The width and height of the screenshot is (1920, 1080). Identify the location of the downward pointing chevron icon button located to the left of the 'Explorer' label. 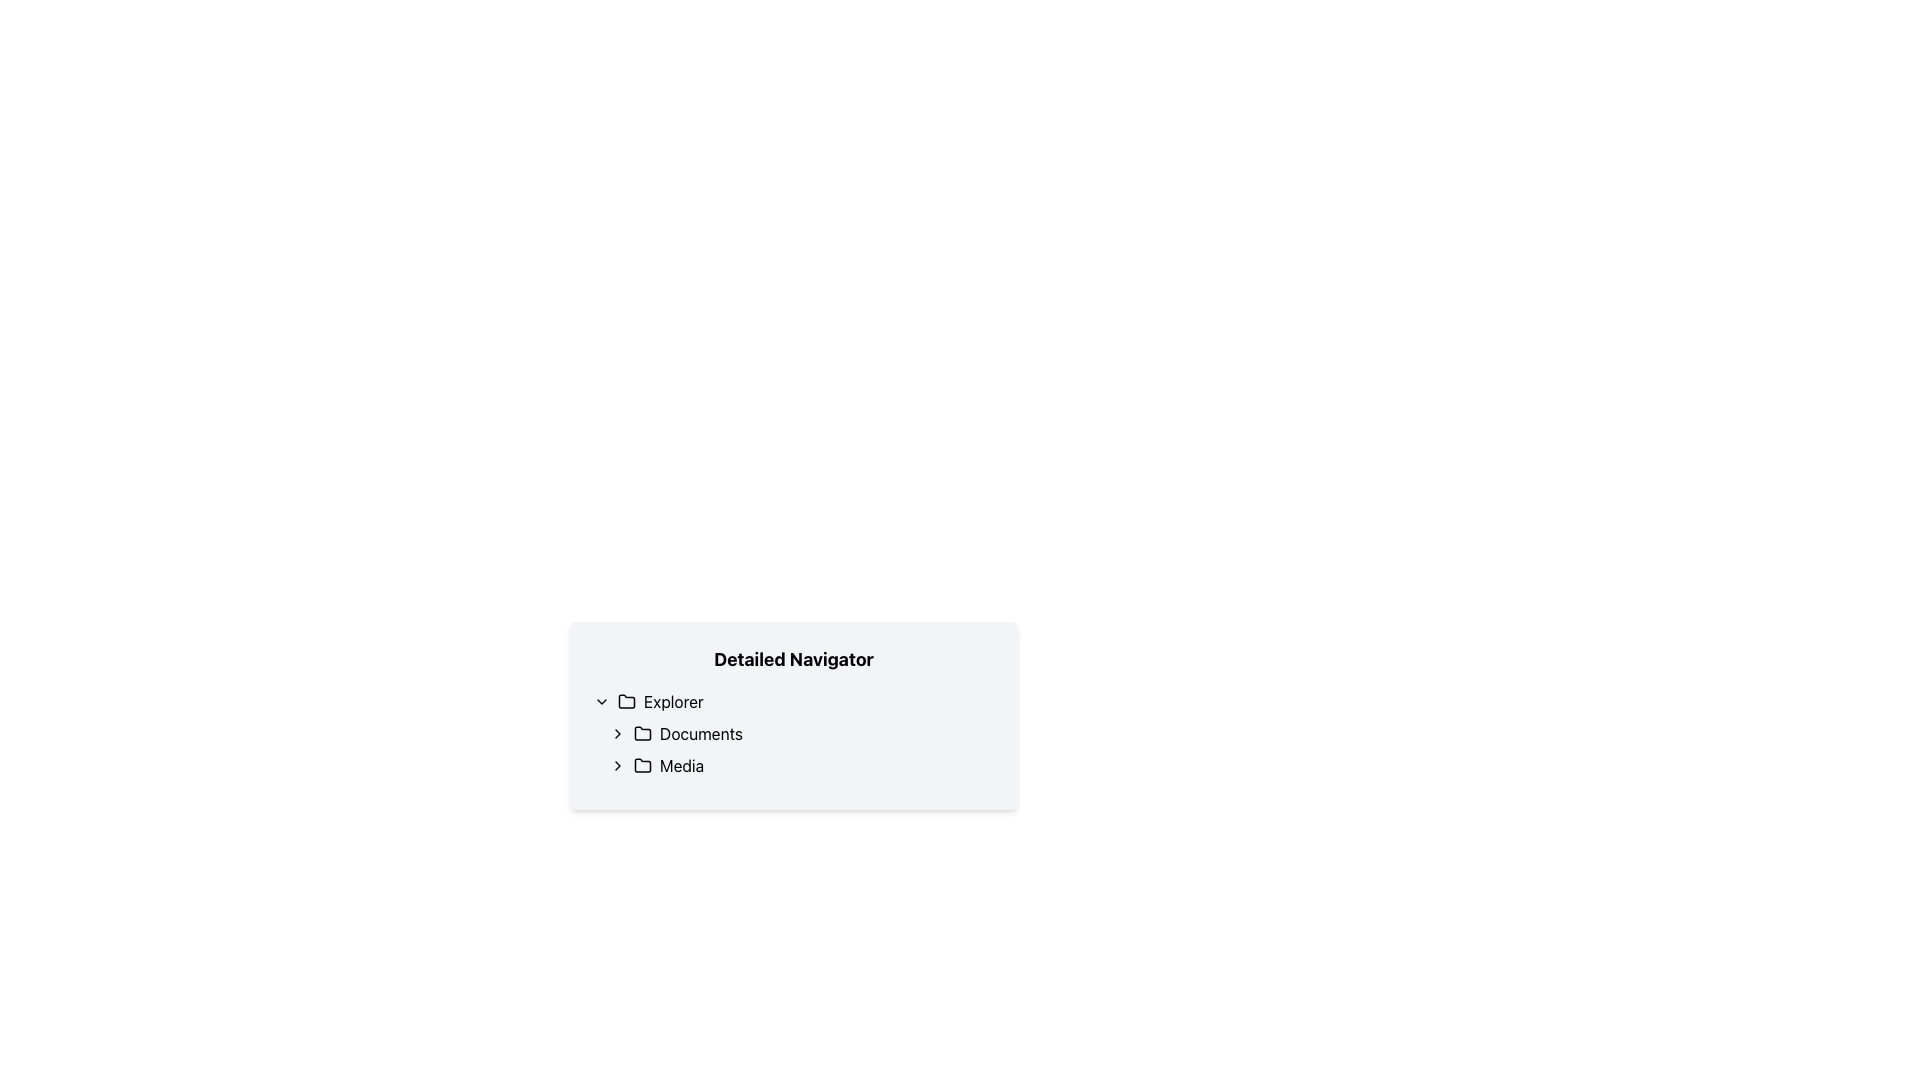
(600, 701).